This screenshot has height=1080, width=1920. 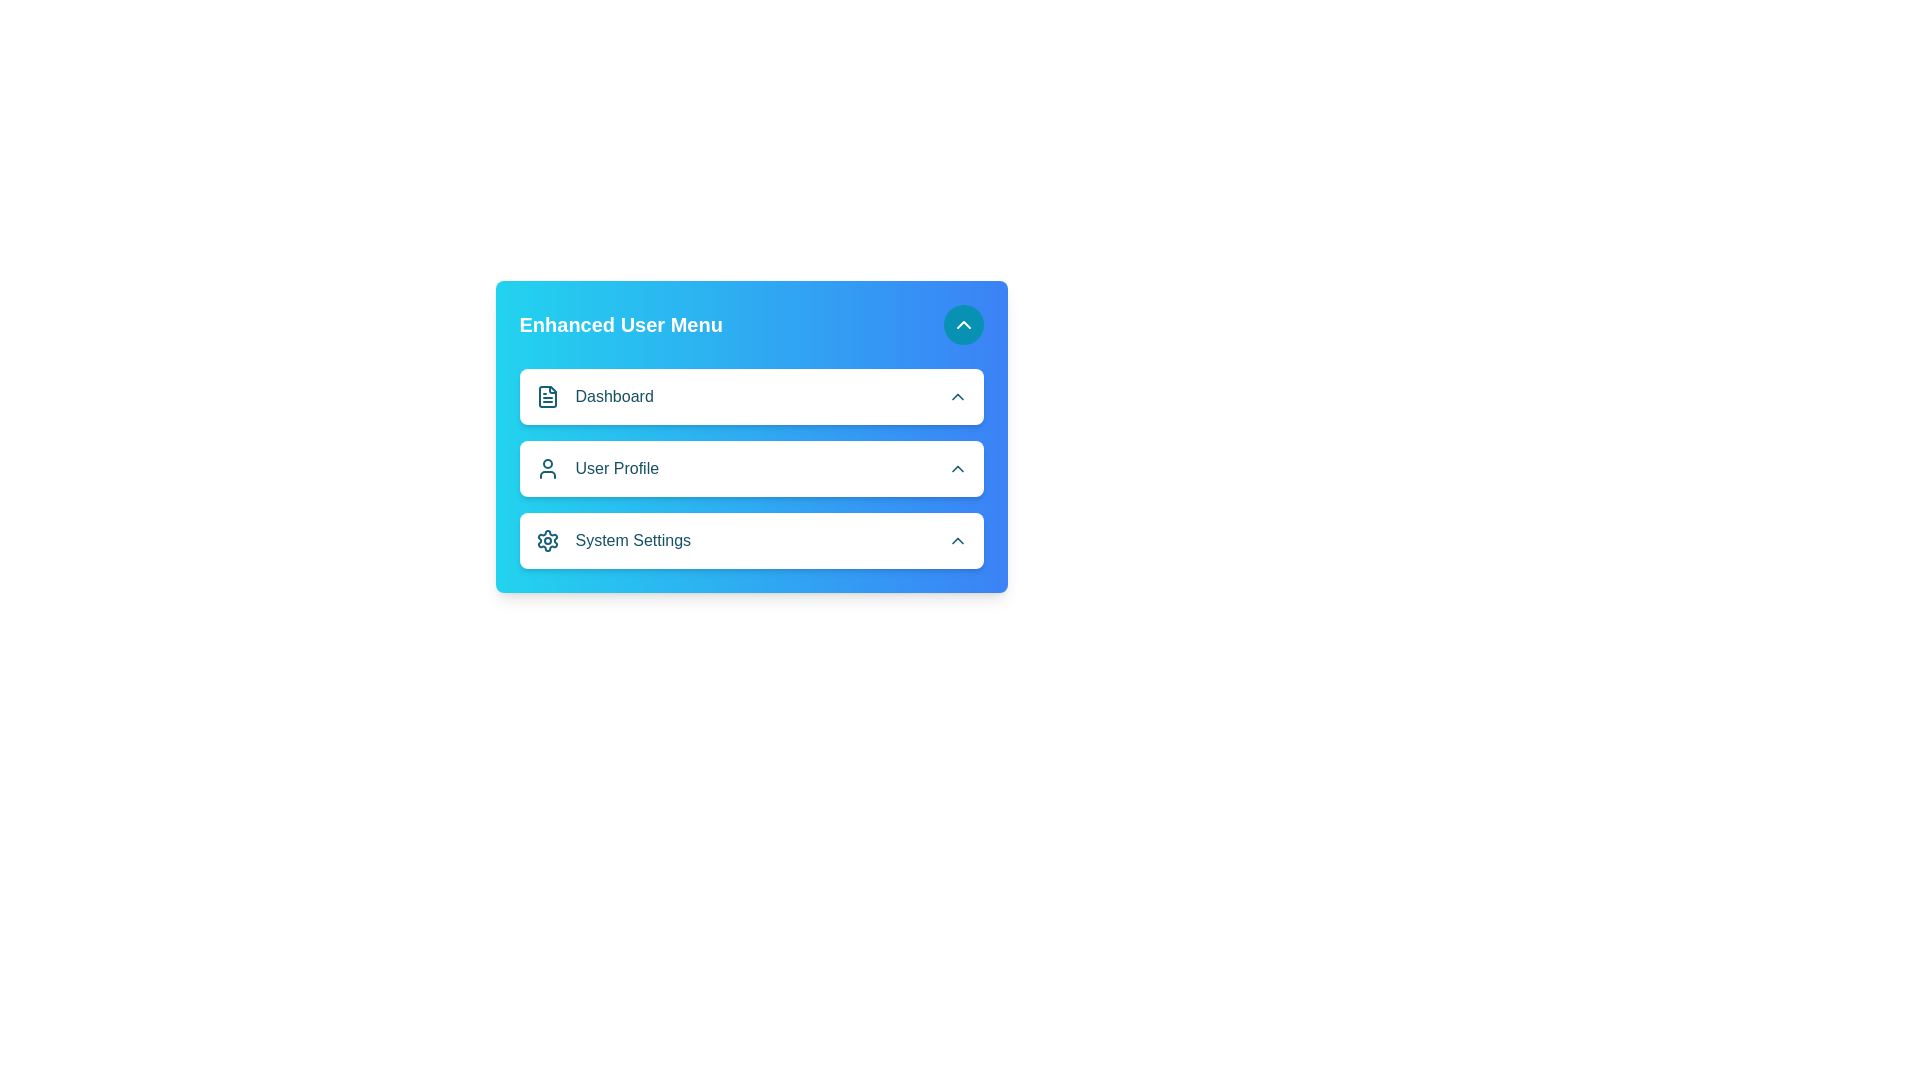 What do you see at coordinates (750, 469) in the screenshot?
I see `the 'User Profile' menu item, which is the second item in the 'Enhanced User Menu' card` at bounding box center [750, 469].